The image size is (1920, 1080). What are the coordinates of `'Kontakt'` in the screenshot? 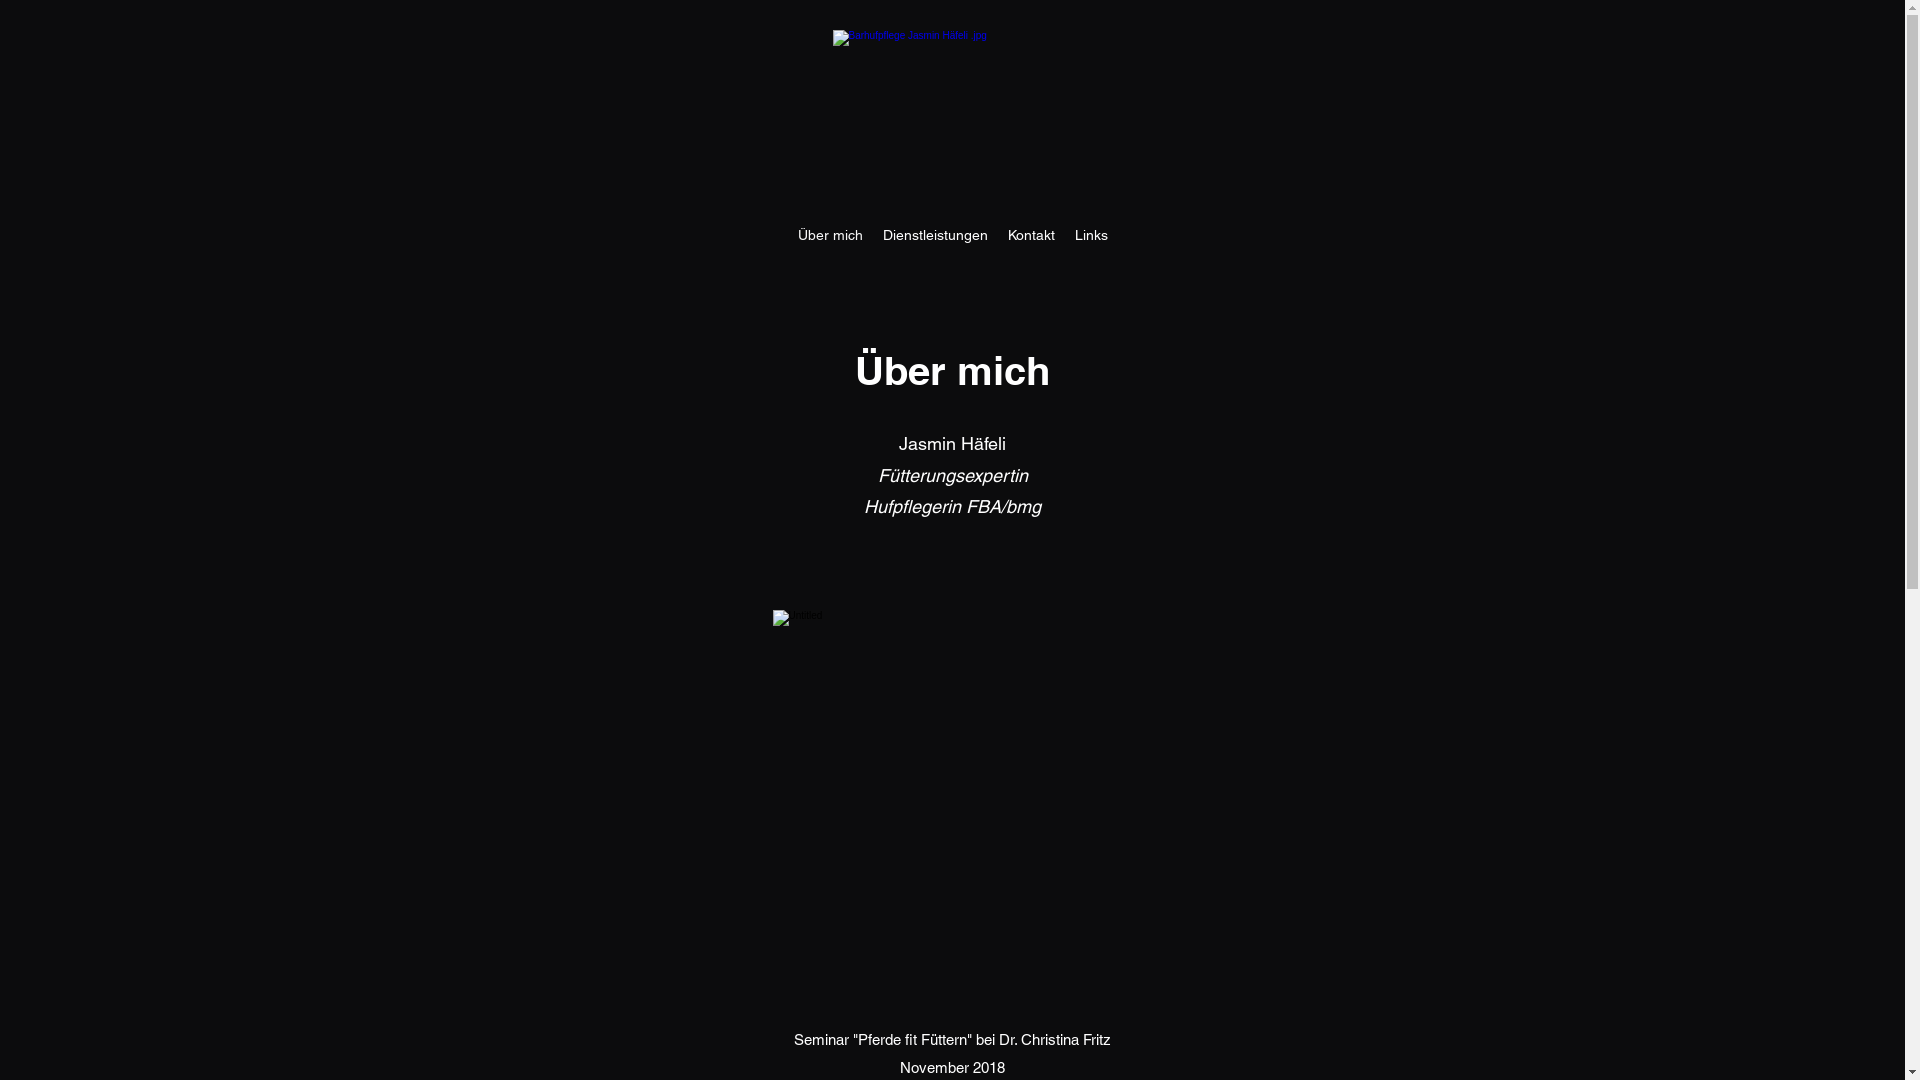 It's located at (1031, 234).